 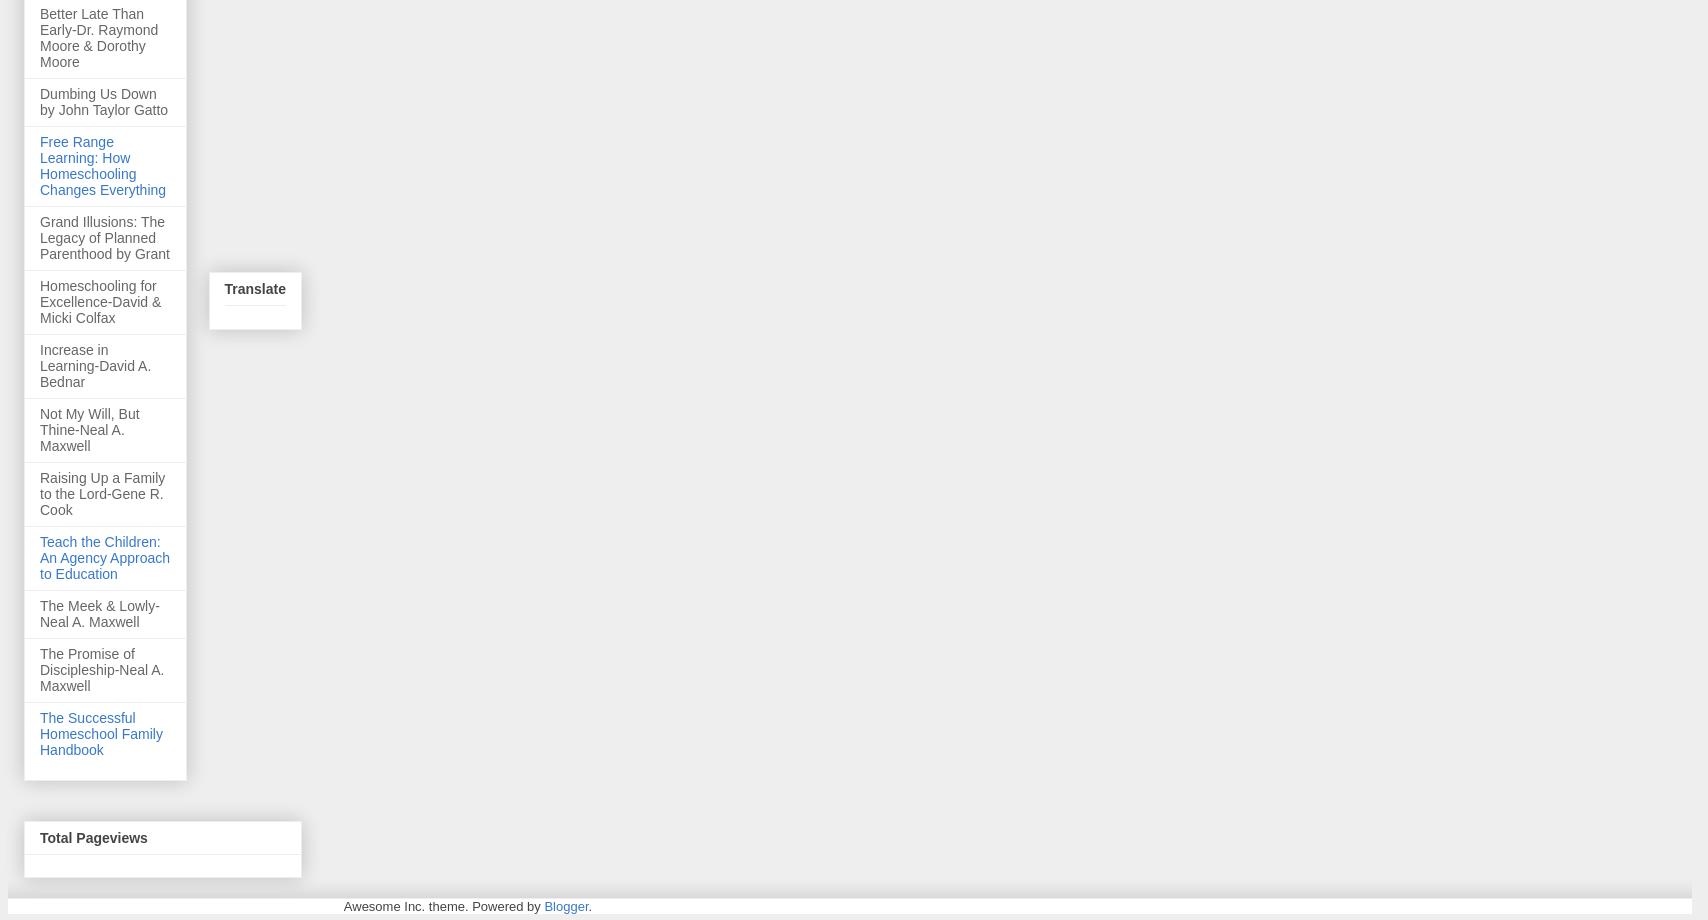 What do you see at coordinates (39, 363) in the screenshot?
I see `'Increase in Learning-David A. Bednar'` at bounding box center [39, 363].